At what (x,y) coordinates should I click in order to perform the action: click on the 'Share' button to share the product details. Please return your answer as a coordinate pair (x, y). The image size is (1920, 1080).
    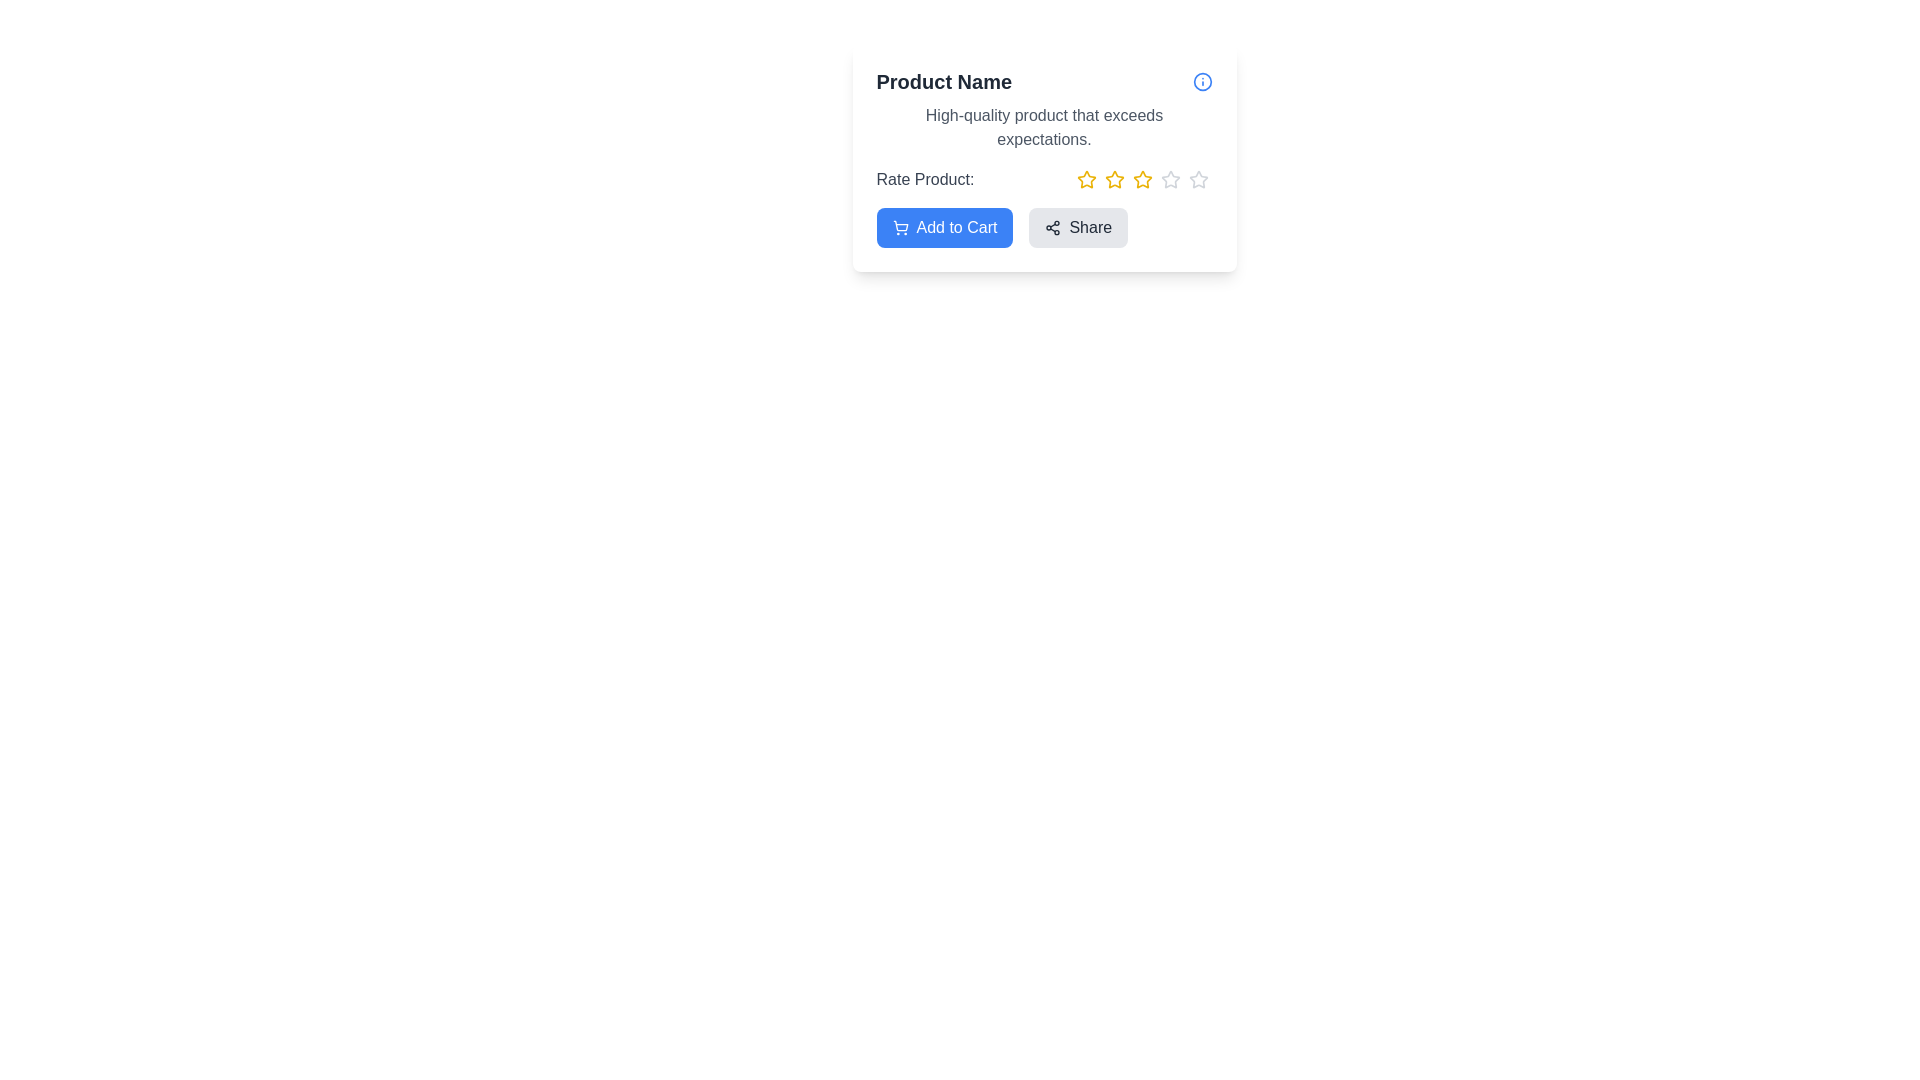
    Looking at the image, I should click on (1077, 226).